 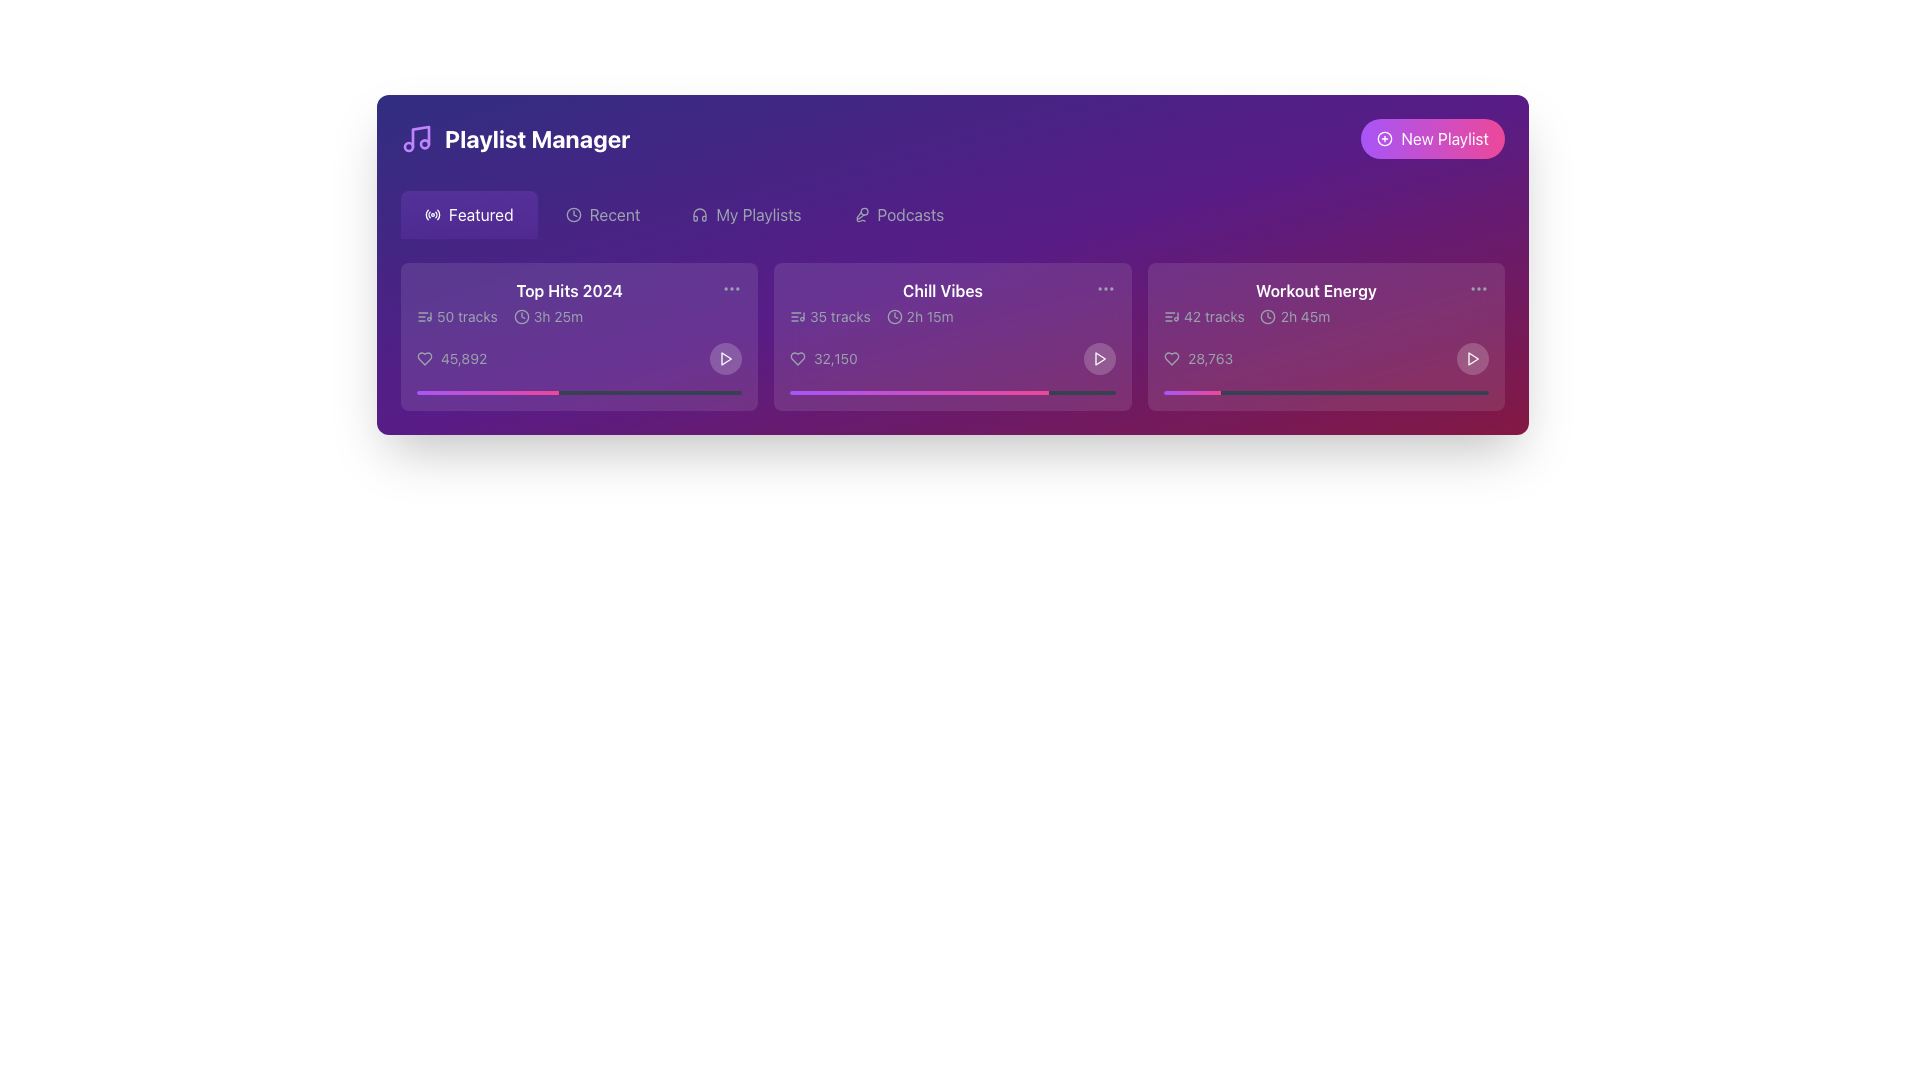 I want to click on the icon representing audio playlists, which is positioned to the left of the text label 'My Playlists', so click(x=700, y=215).